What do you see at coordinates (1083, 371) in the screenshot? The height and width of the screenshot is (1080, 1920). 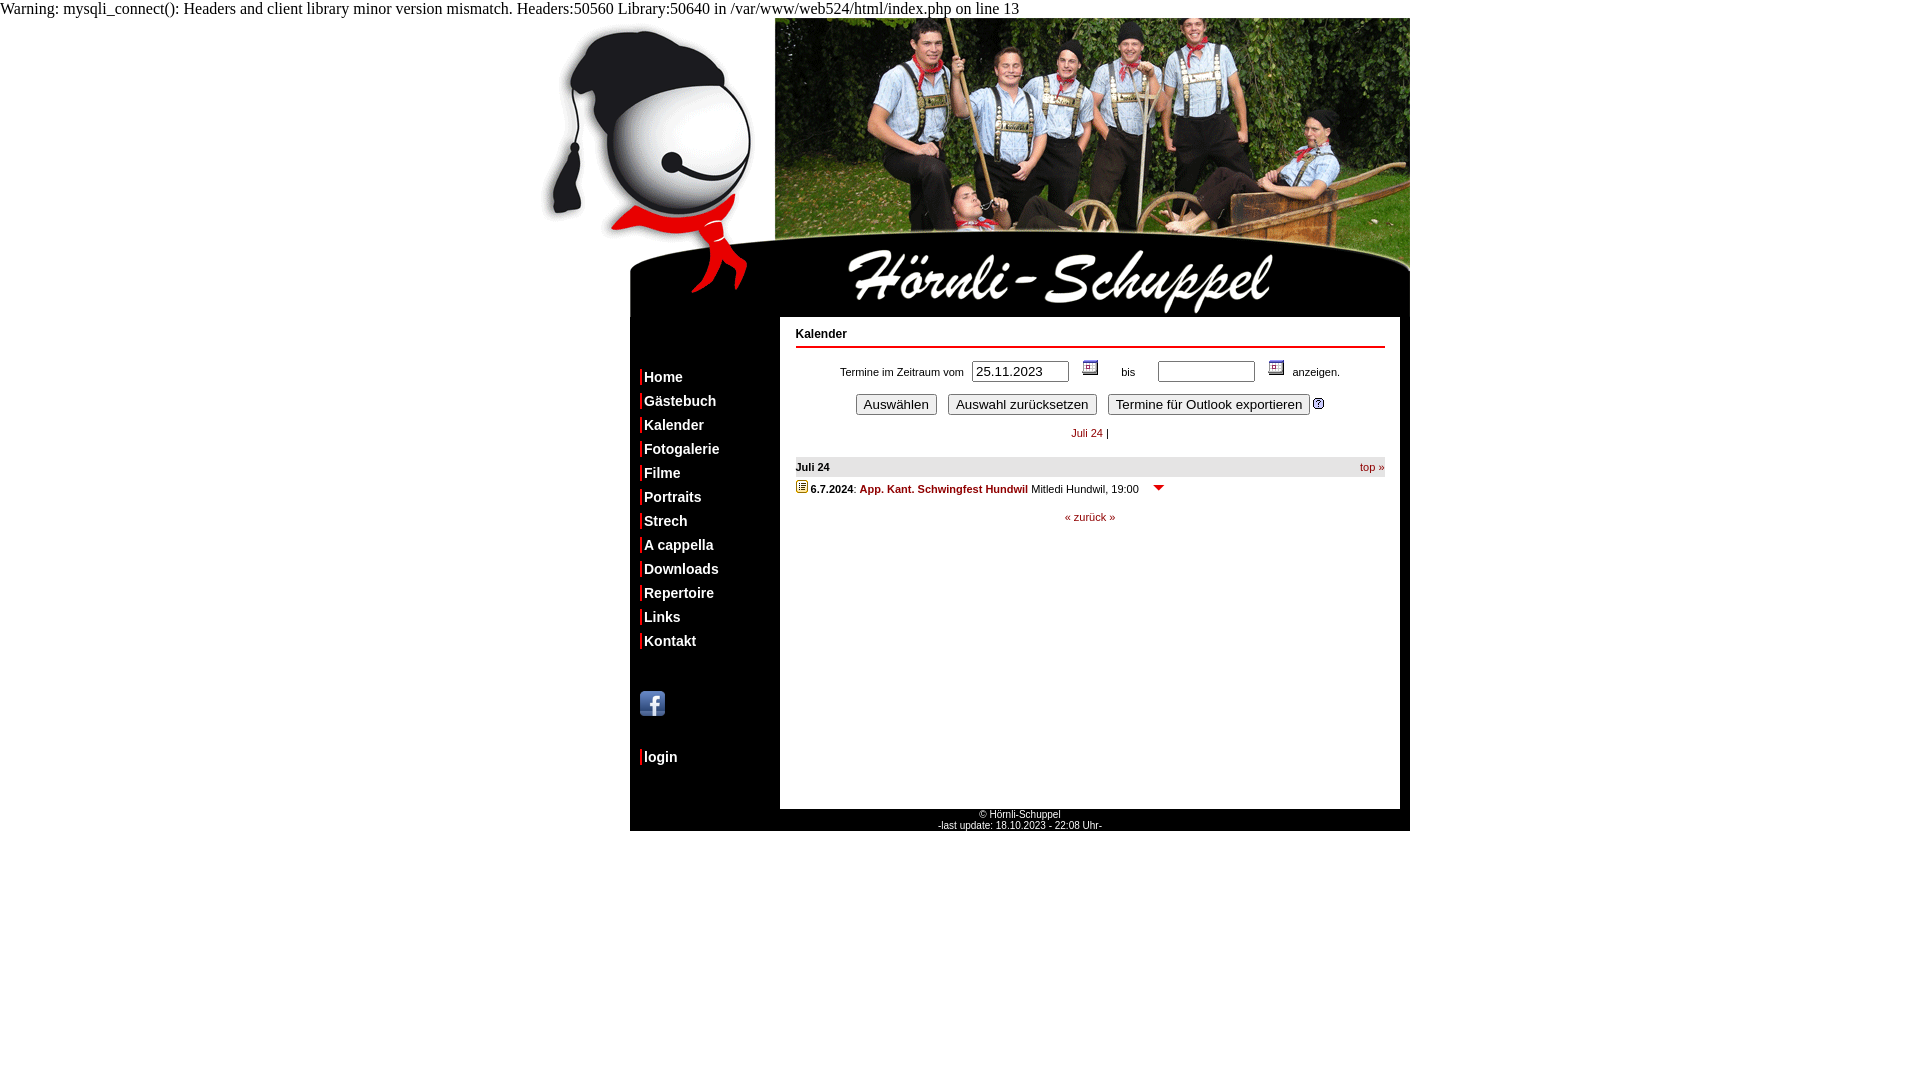 I see `'Kalender'` at bounding box center [1083, 371].